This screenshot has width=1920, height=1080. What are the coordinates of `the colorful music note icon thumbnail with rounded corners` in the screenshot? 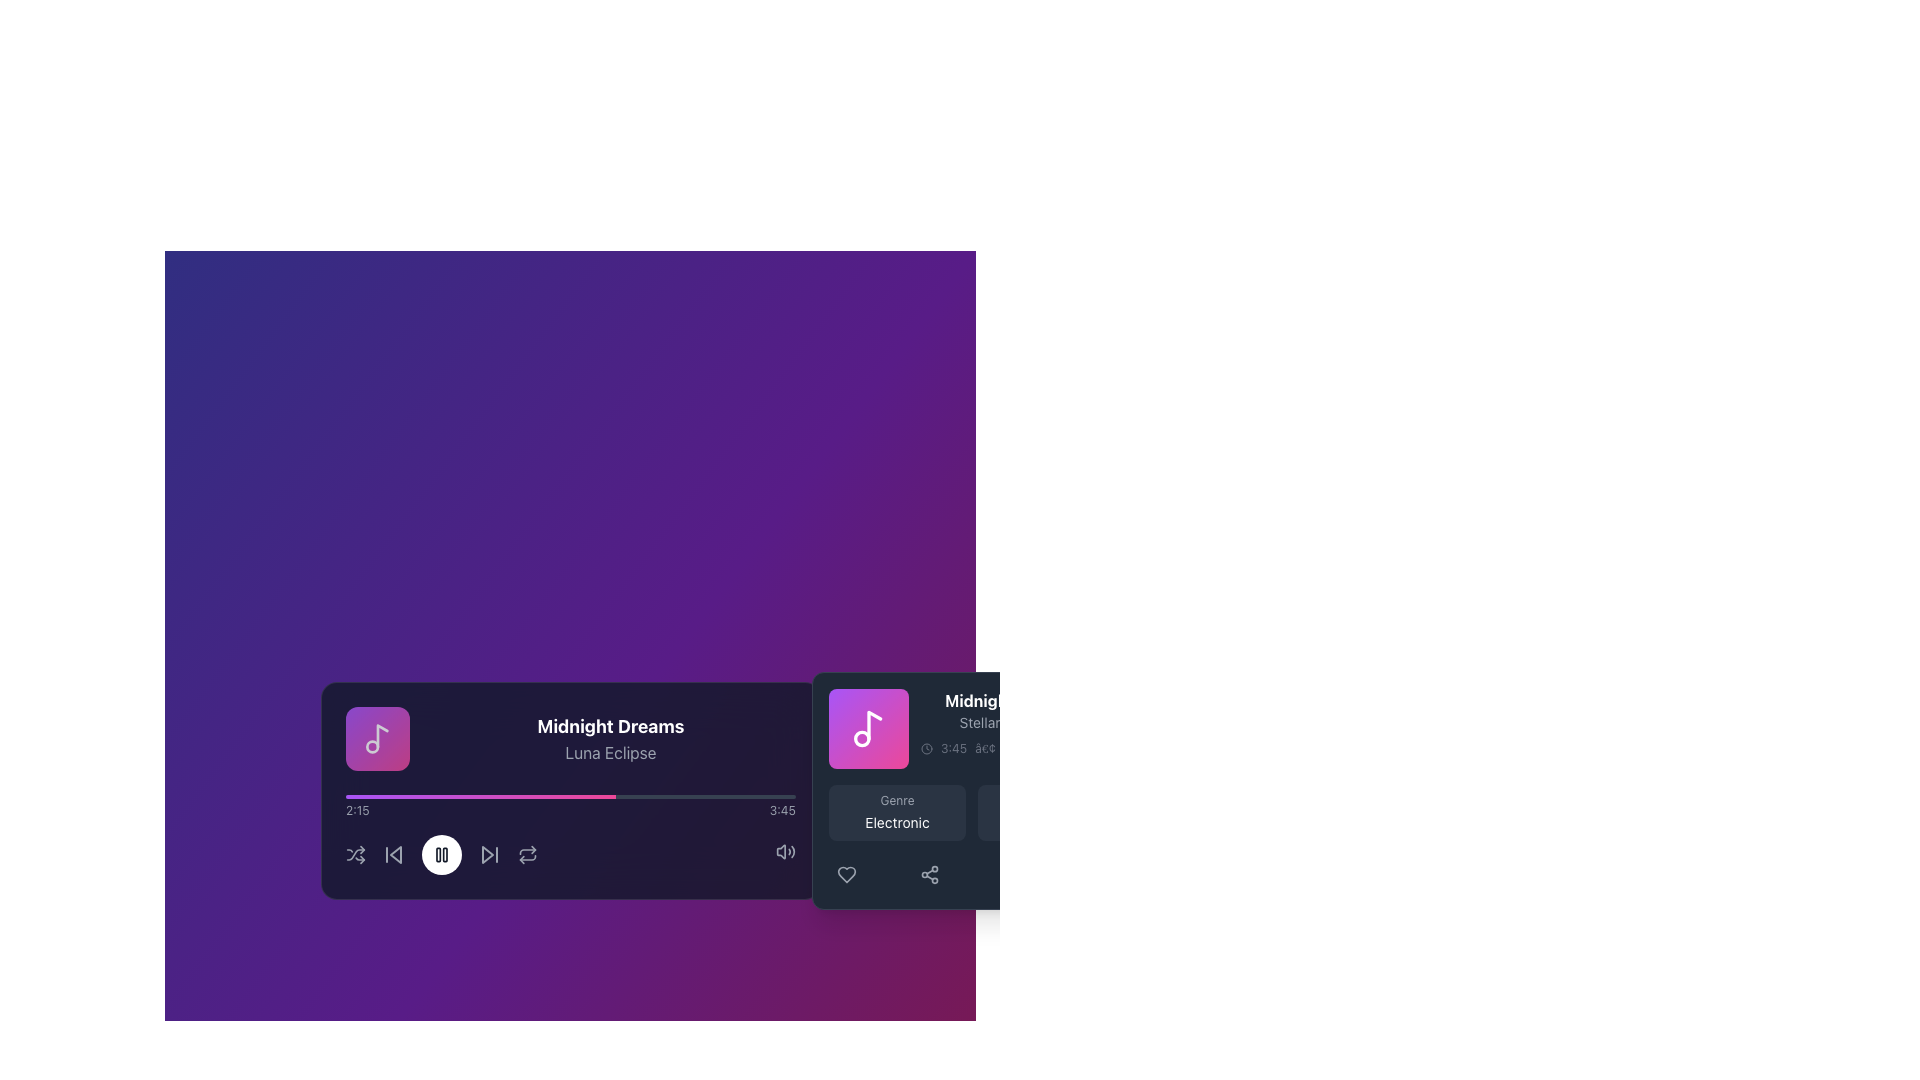 It's located at (868, 729).